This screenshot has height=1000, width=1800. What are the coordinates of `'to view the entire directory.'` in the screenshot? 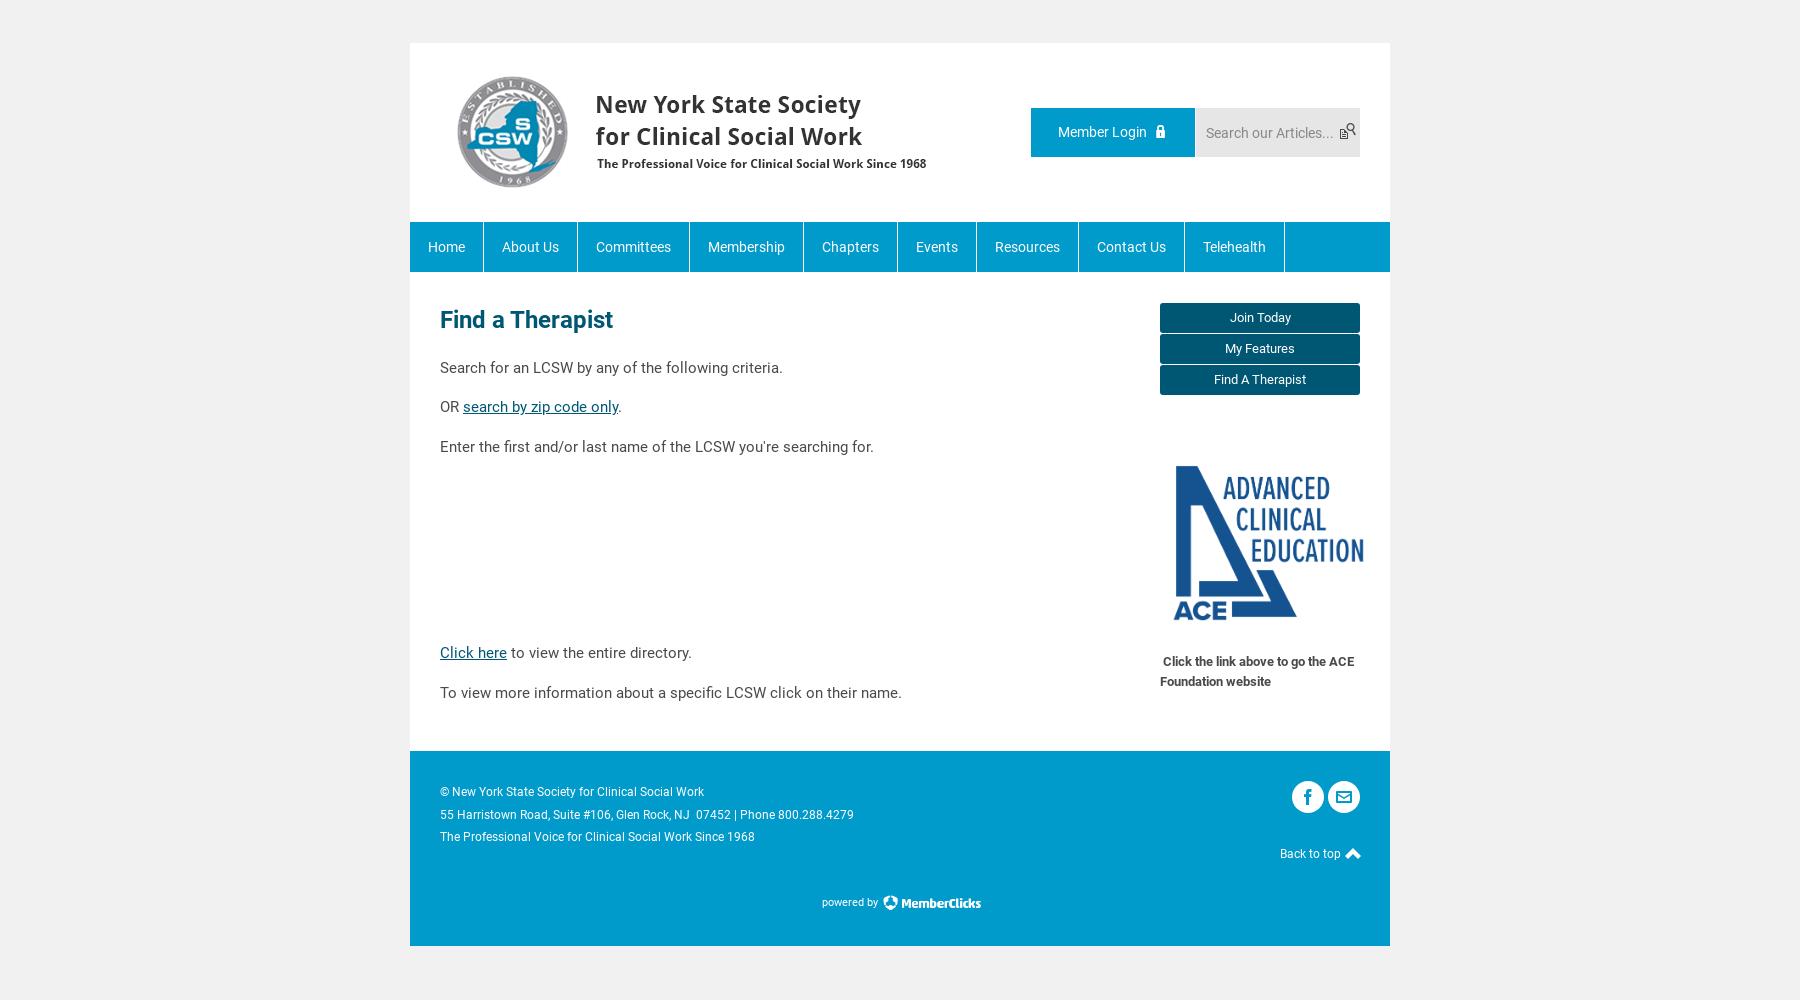 It's located at (599, 653).